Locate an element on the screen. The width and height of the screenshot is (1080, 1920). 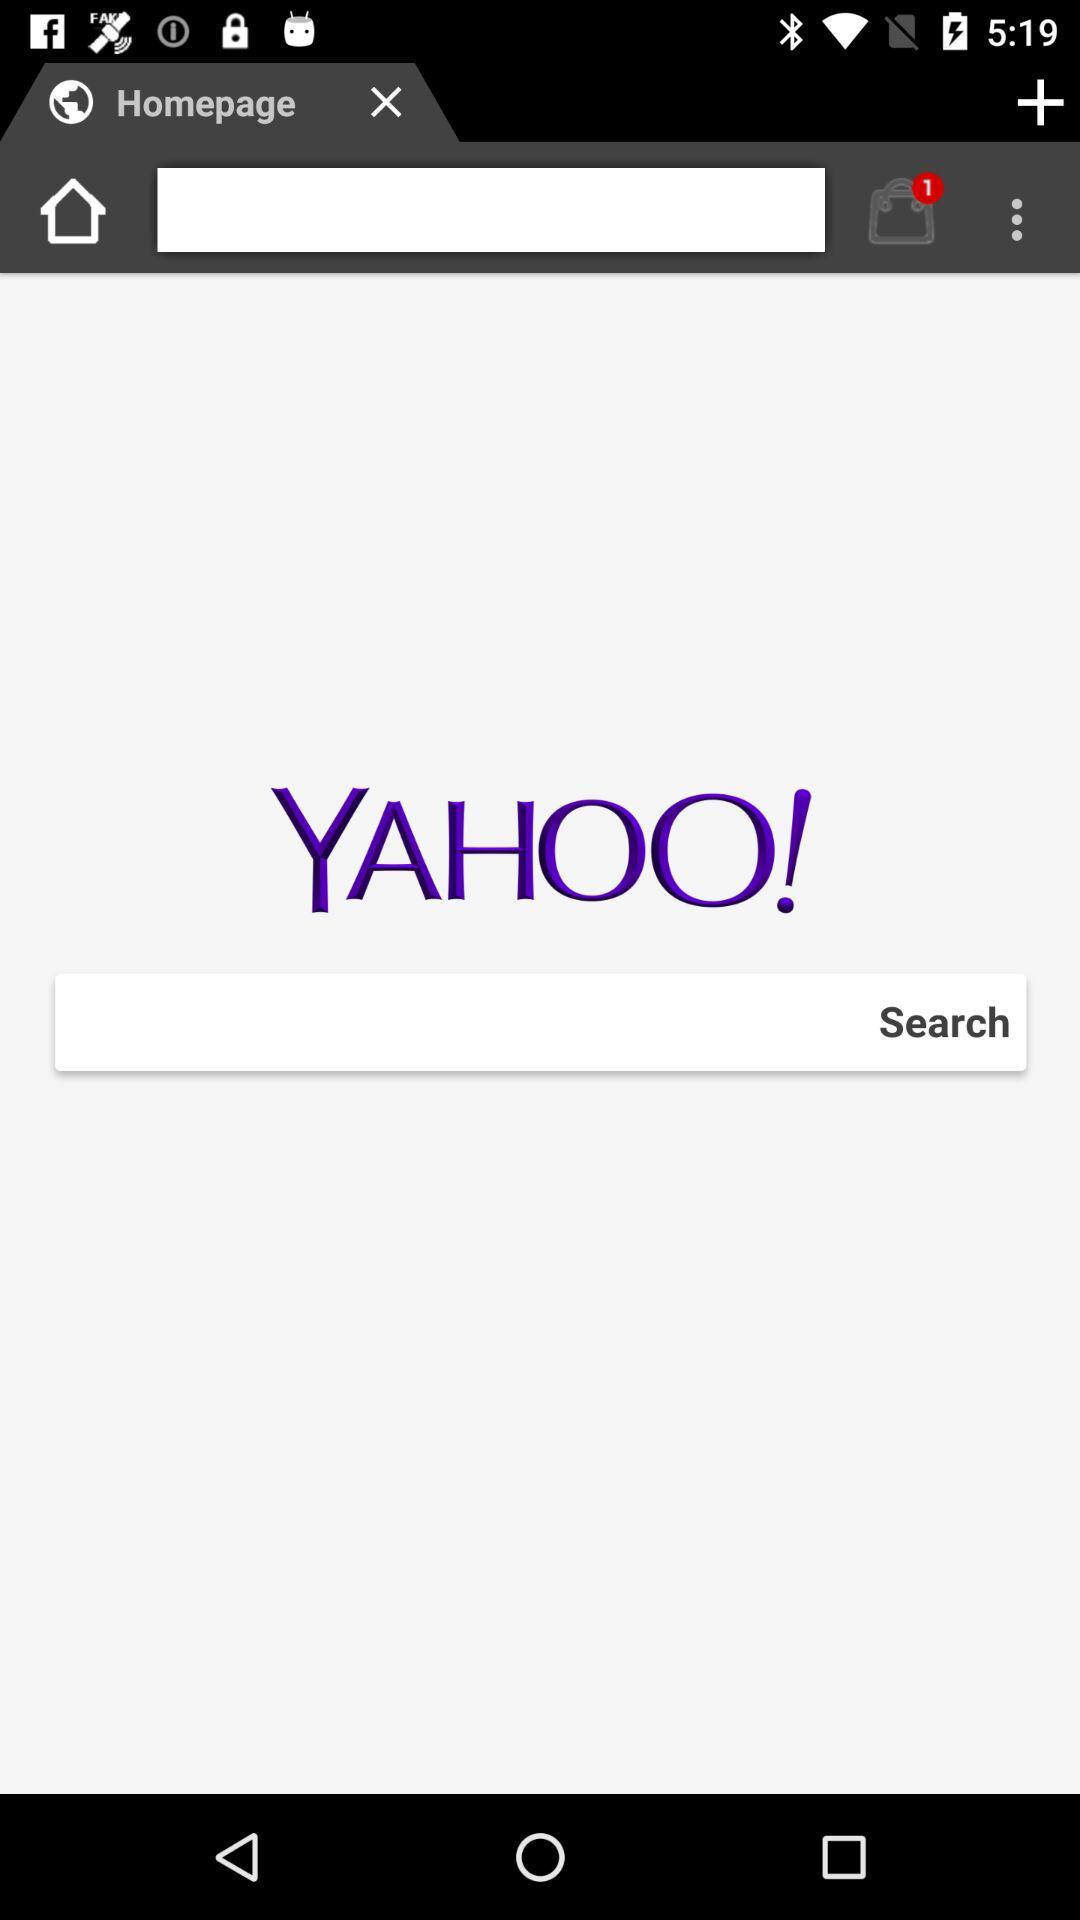
new tab is located at coordinates (1039, 101).